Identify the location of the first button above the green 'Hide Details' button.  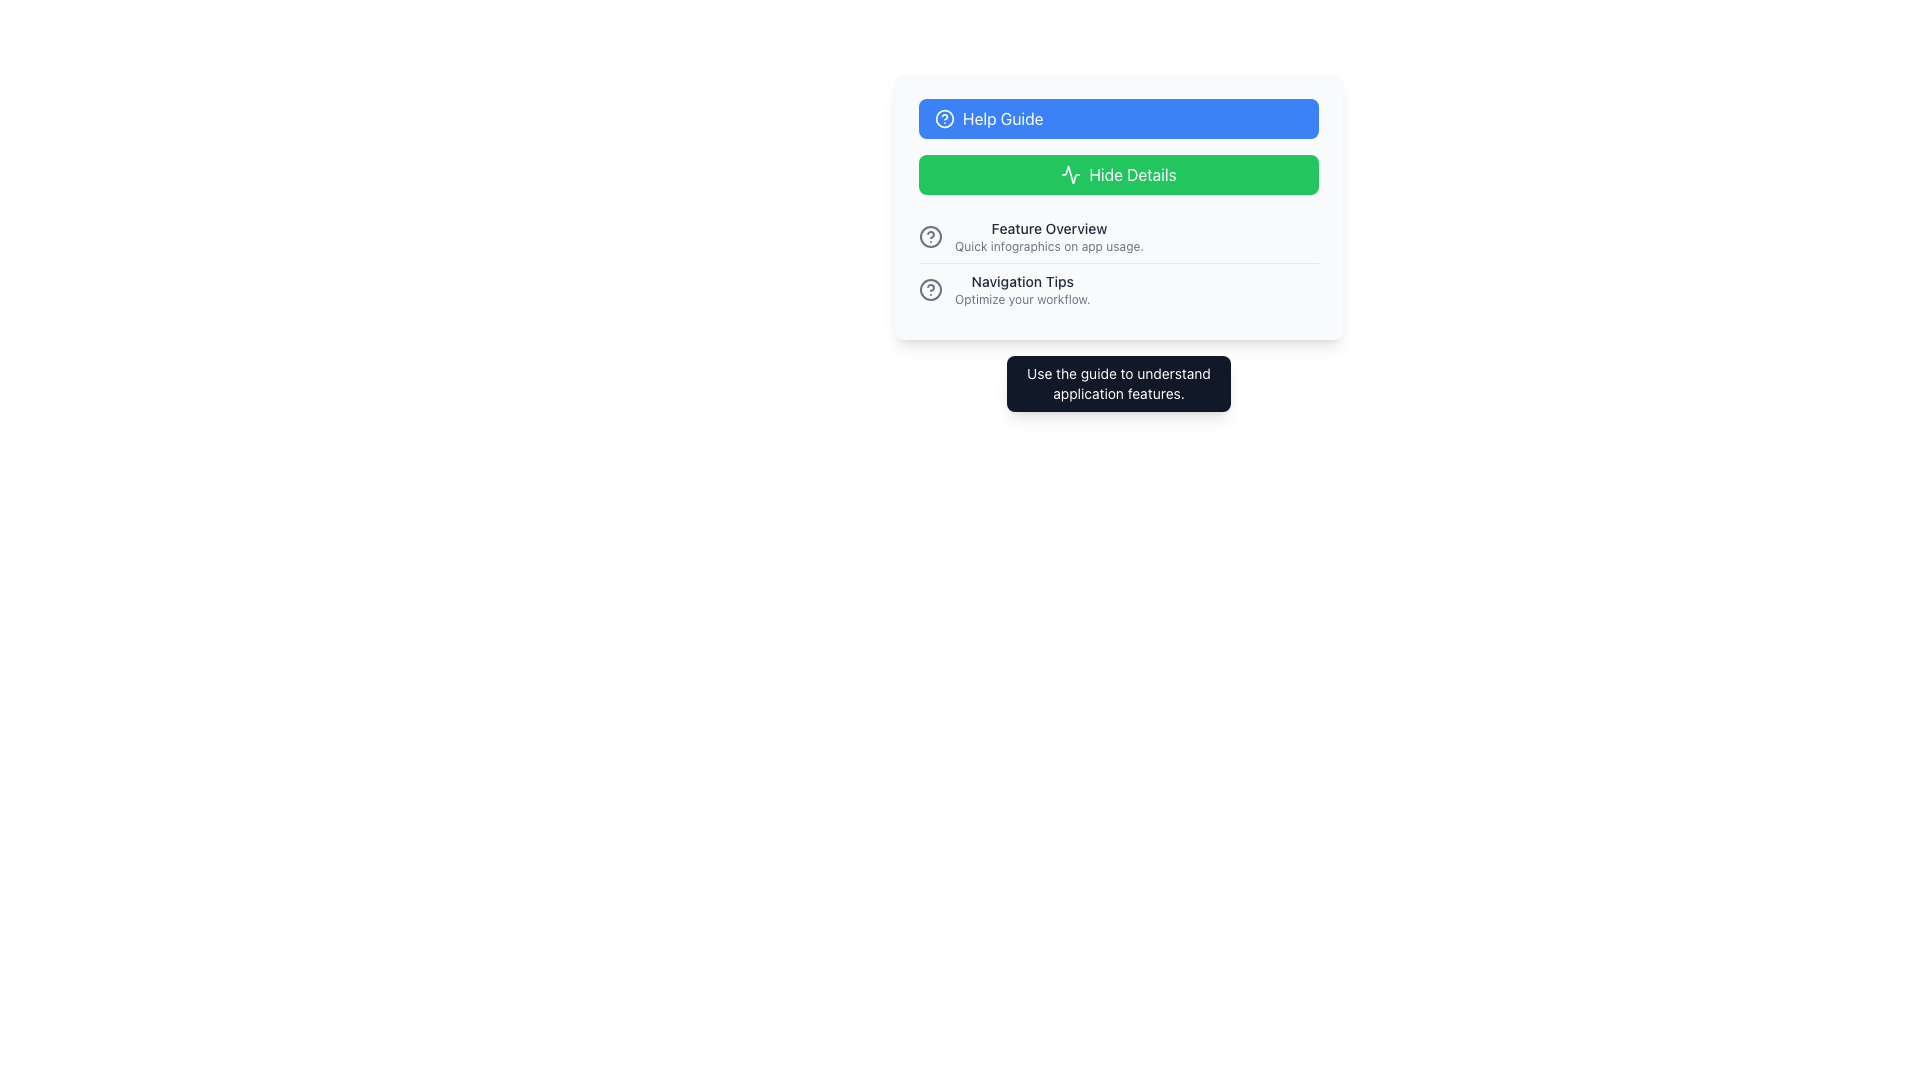
(1117, 119).